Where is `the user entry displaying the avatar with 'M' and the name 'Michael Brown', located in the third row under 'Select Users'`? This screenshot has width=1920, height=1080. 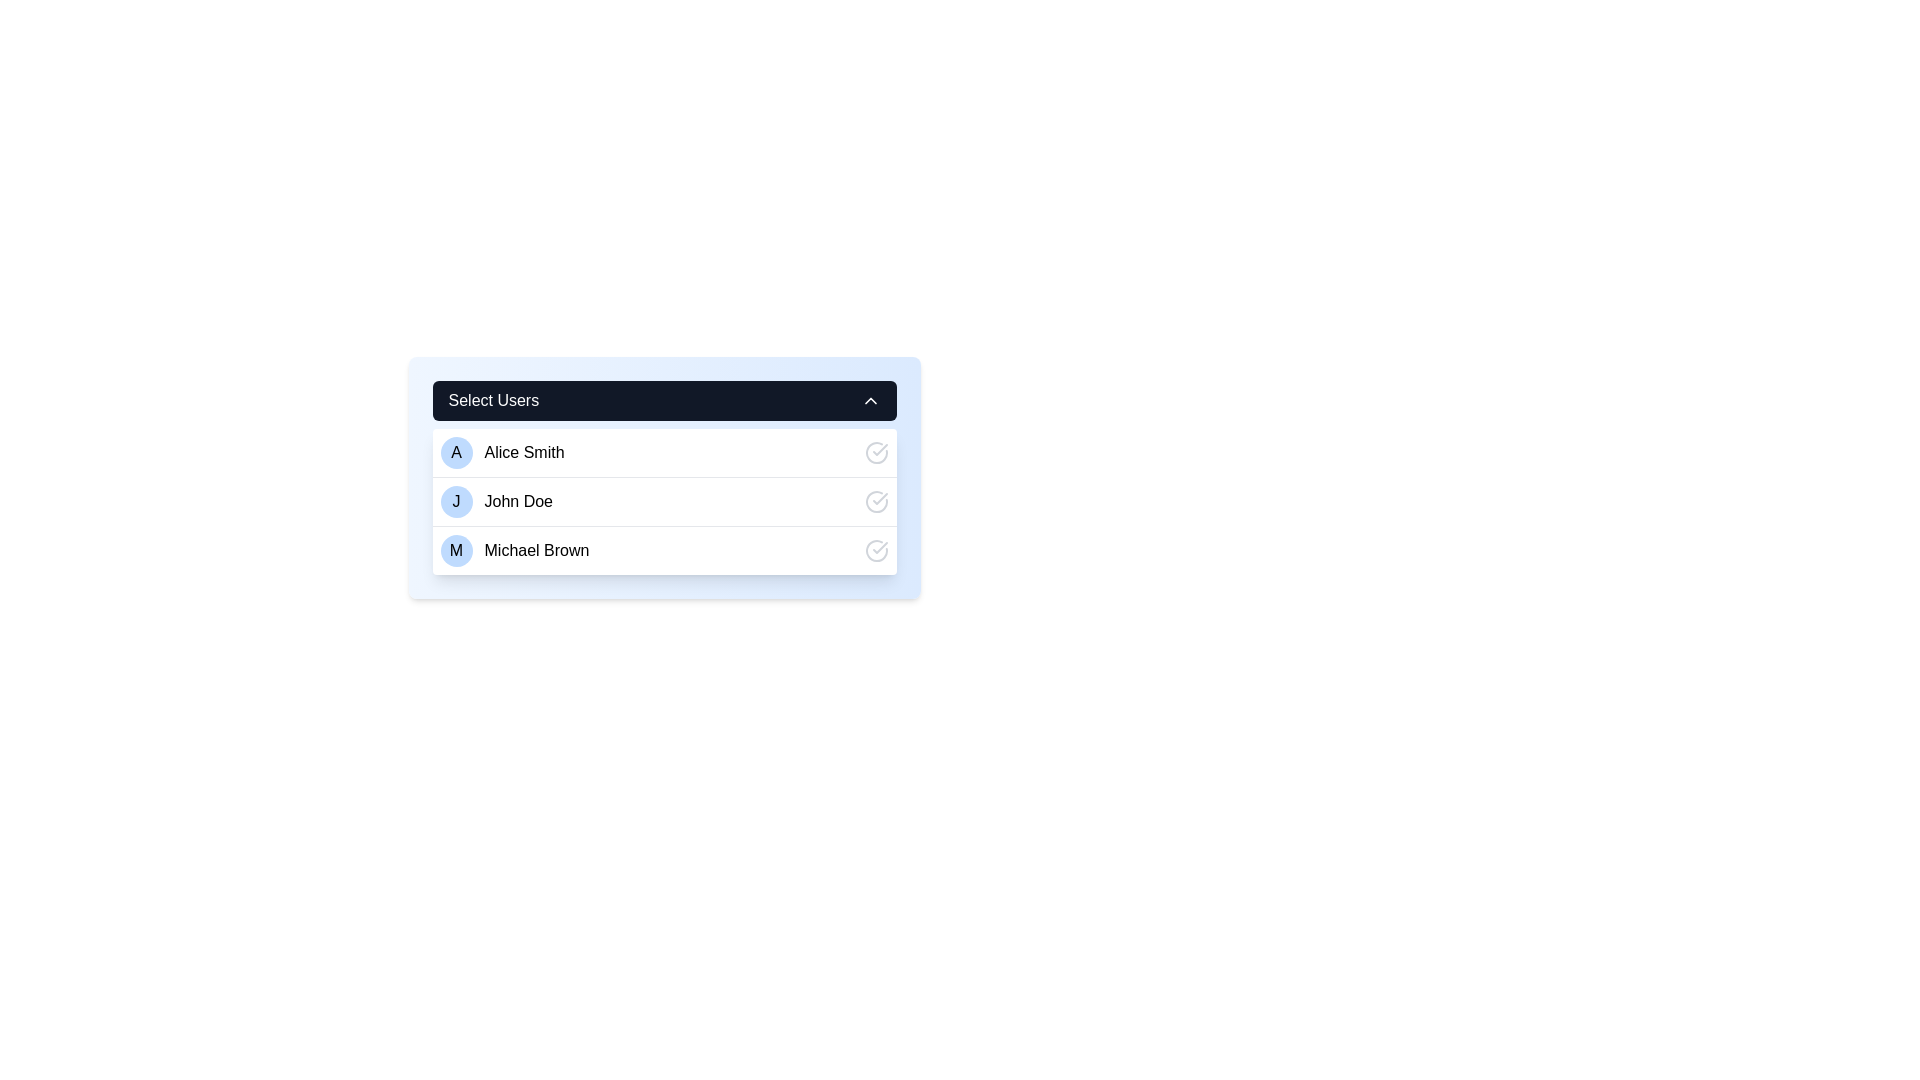
the user entry displaying the avatar with 'M' and the name 'Michael Brown', located in the third row under 'Select Users' is located at coordinates (514, 551).